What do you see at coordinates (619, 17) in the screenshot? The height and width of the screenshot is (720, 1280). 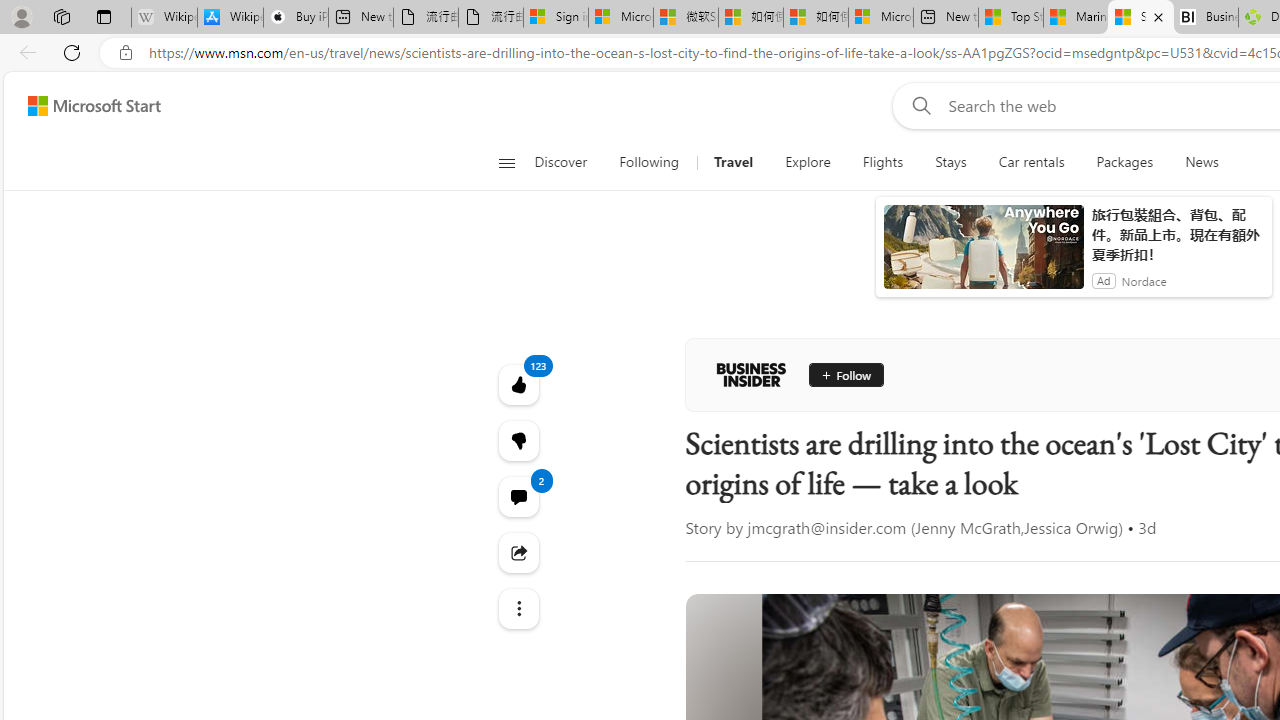 I see `'Microsoft Services Agreement'` at bounding box center [619, 17].